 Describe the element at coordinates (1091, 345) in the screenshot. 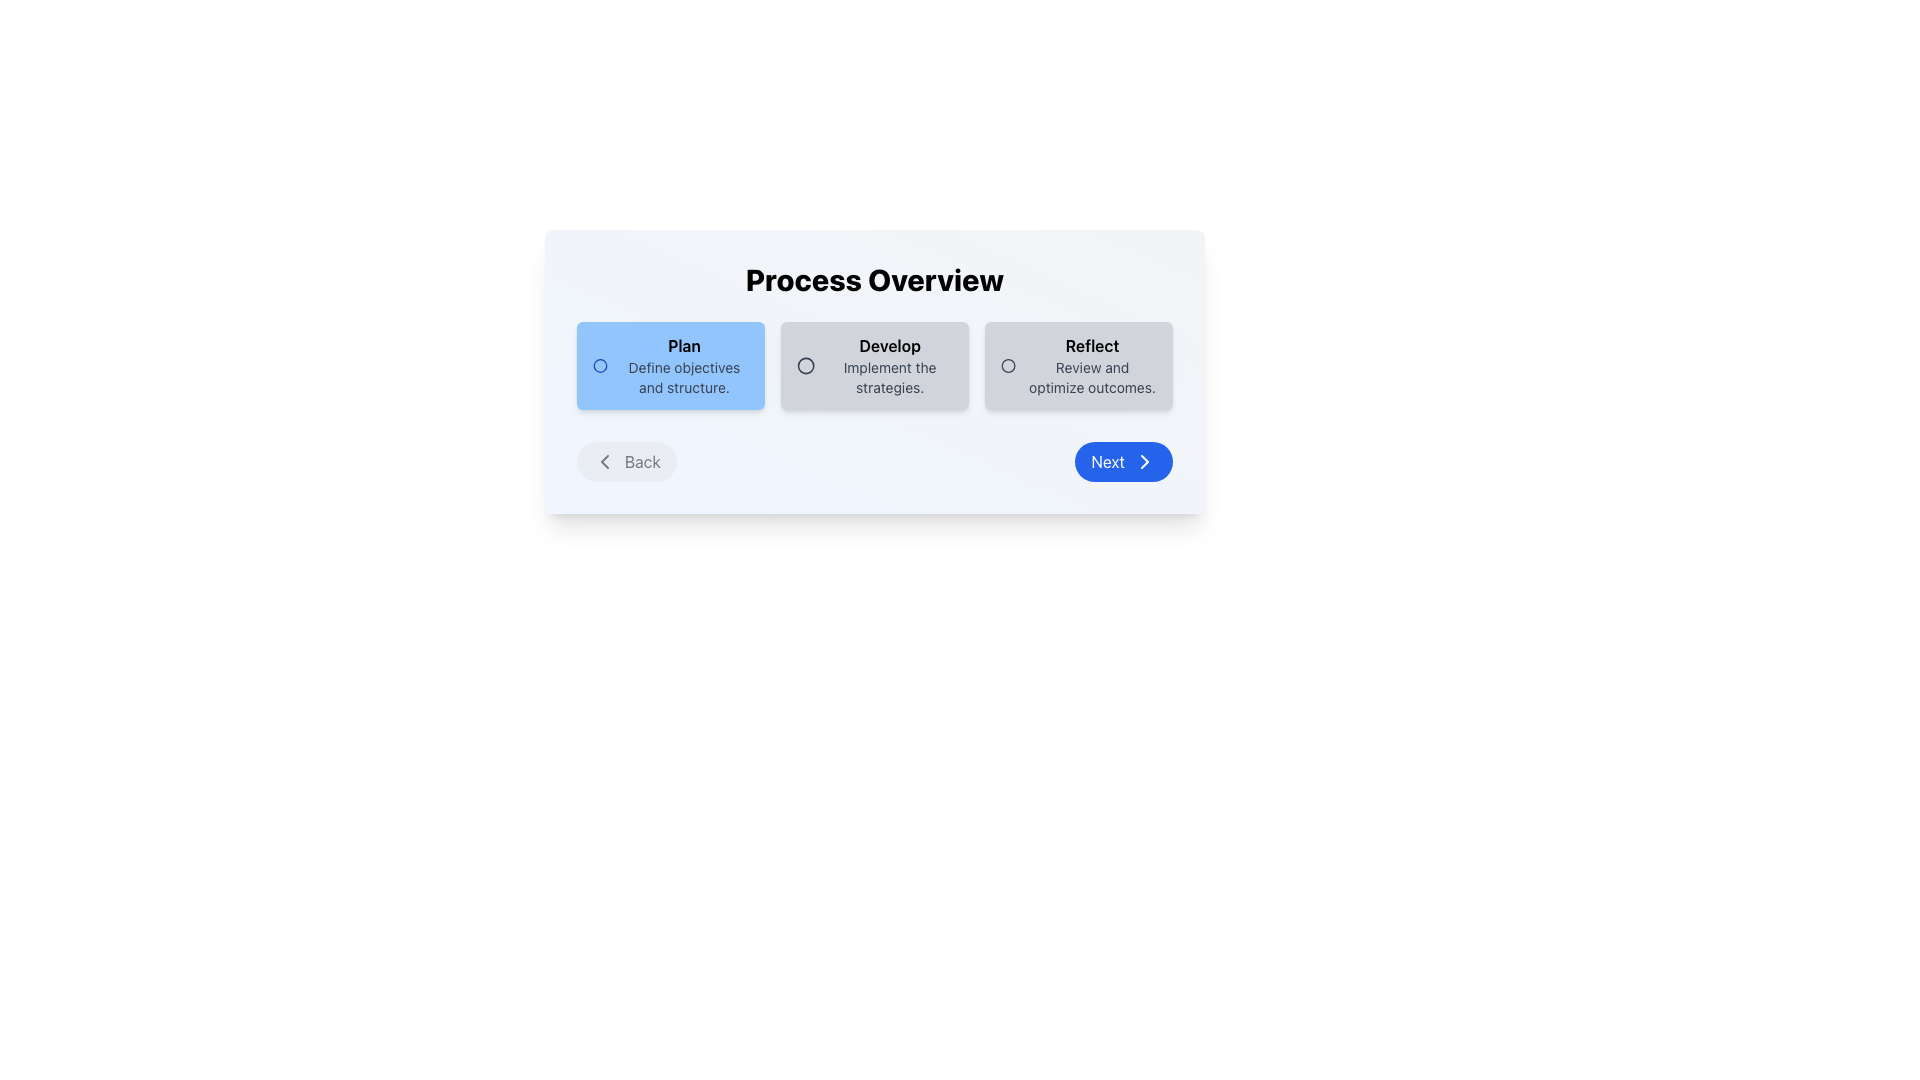

I see `the text label displaying 'Reflect' in bold font located in the third option card under 'Process Overview'` at that location.